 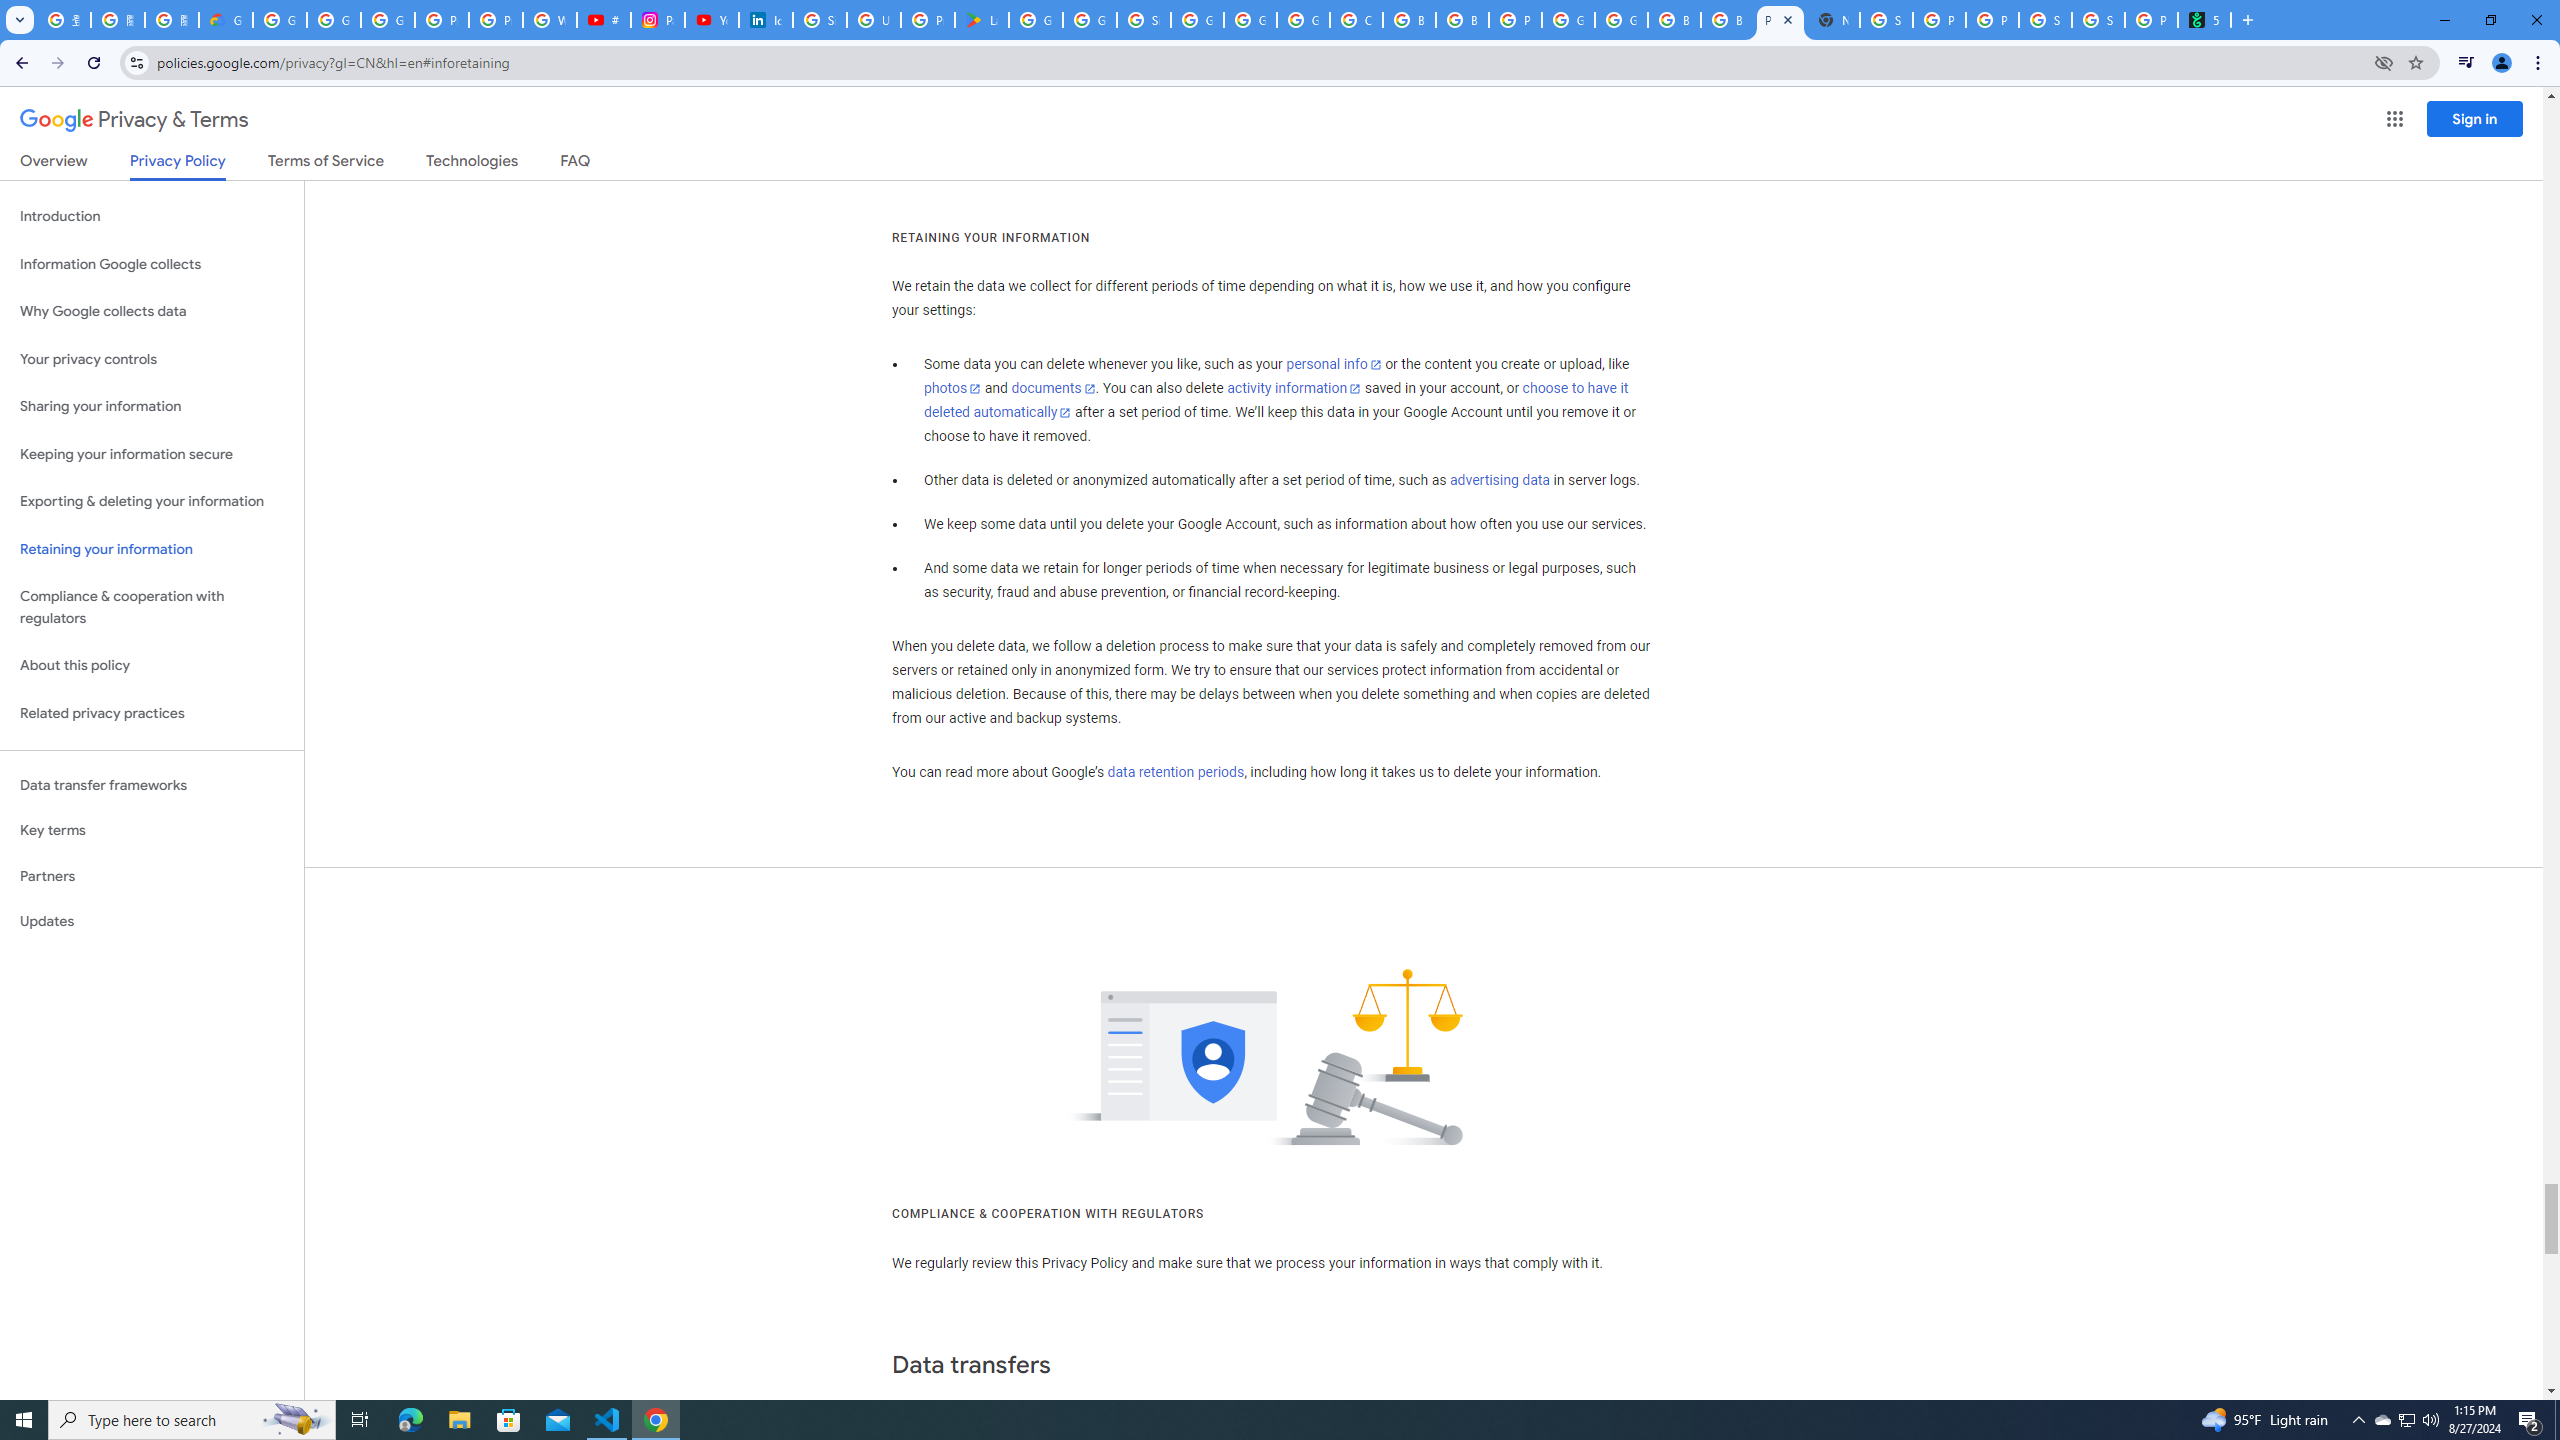 What do you see at coordinates (1460, 19) in the screenshot?
I see `'Browse Chrome as a guest - Computer - Google Chrome Help'` at bounding box center [1460, 19].